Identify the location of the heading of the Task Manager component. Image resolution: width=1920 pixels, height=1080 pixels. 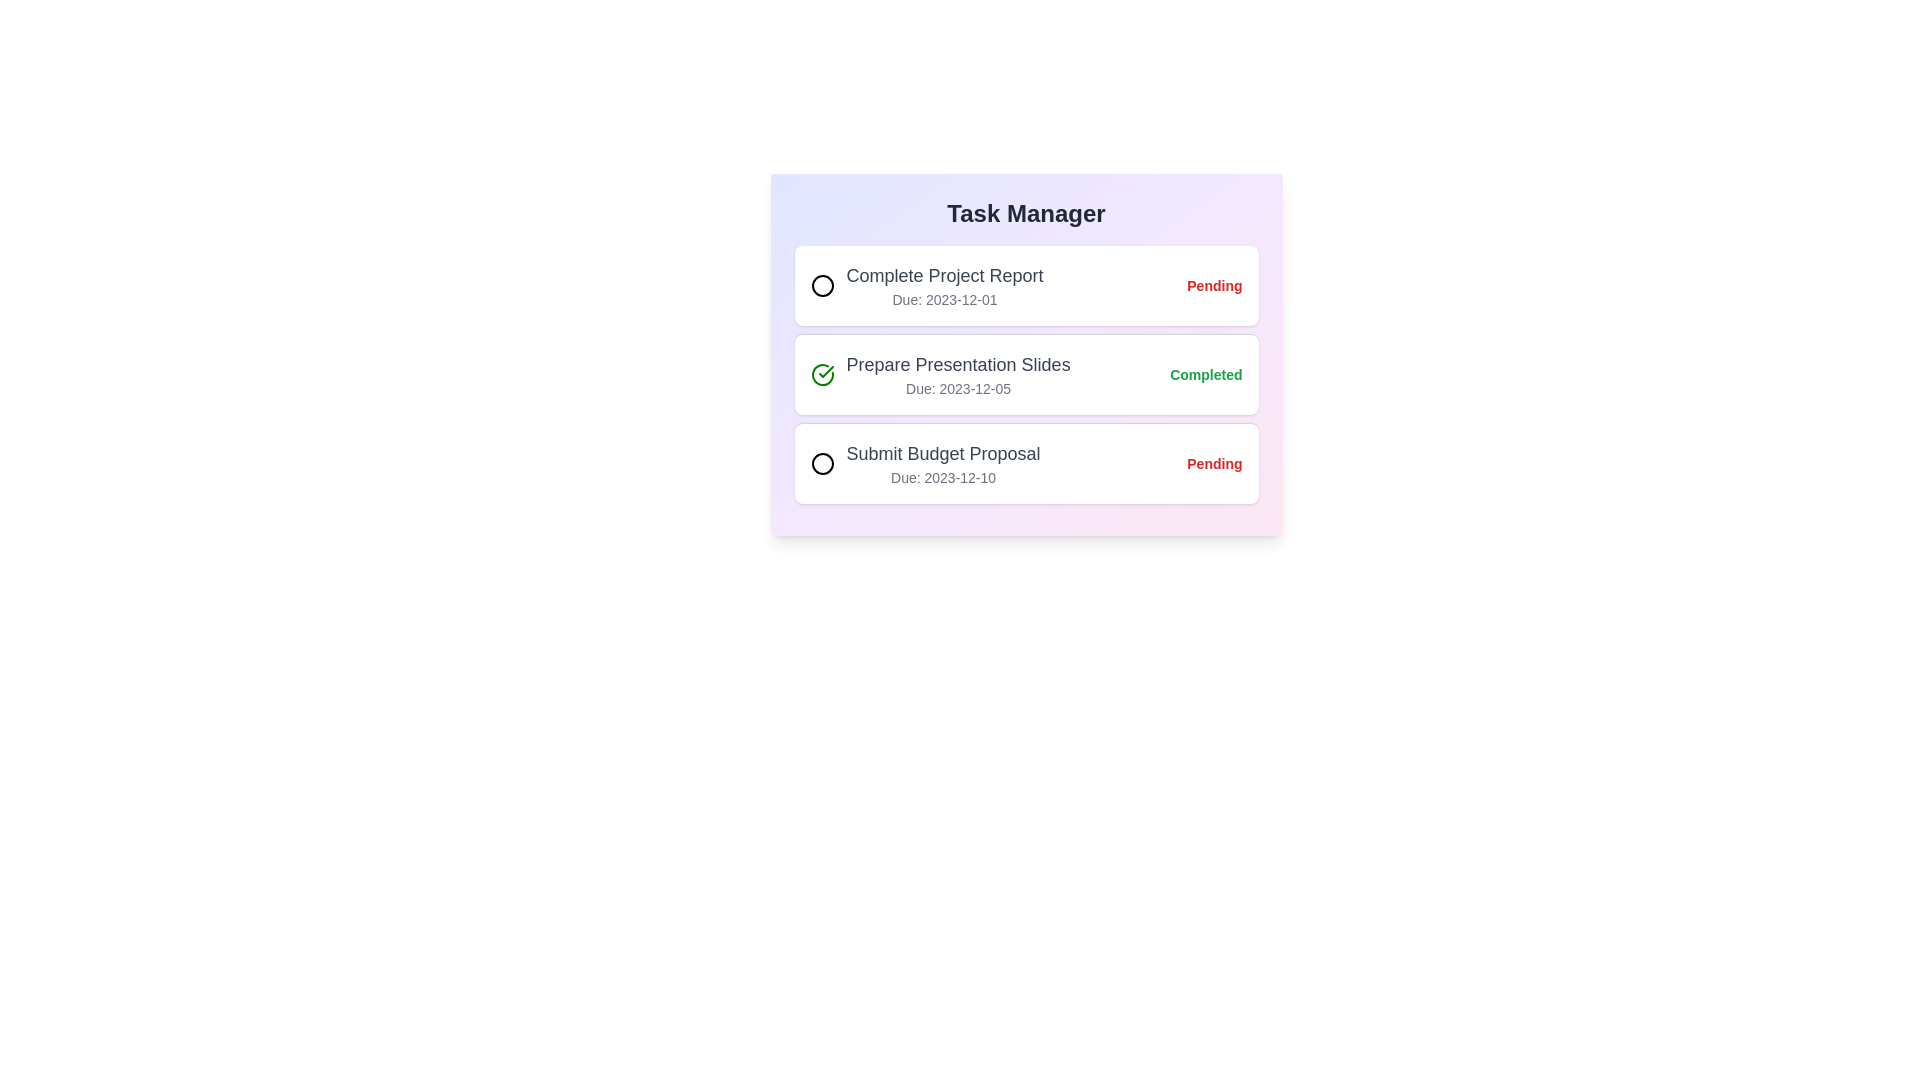
(1026, 213).